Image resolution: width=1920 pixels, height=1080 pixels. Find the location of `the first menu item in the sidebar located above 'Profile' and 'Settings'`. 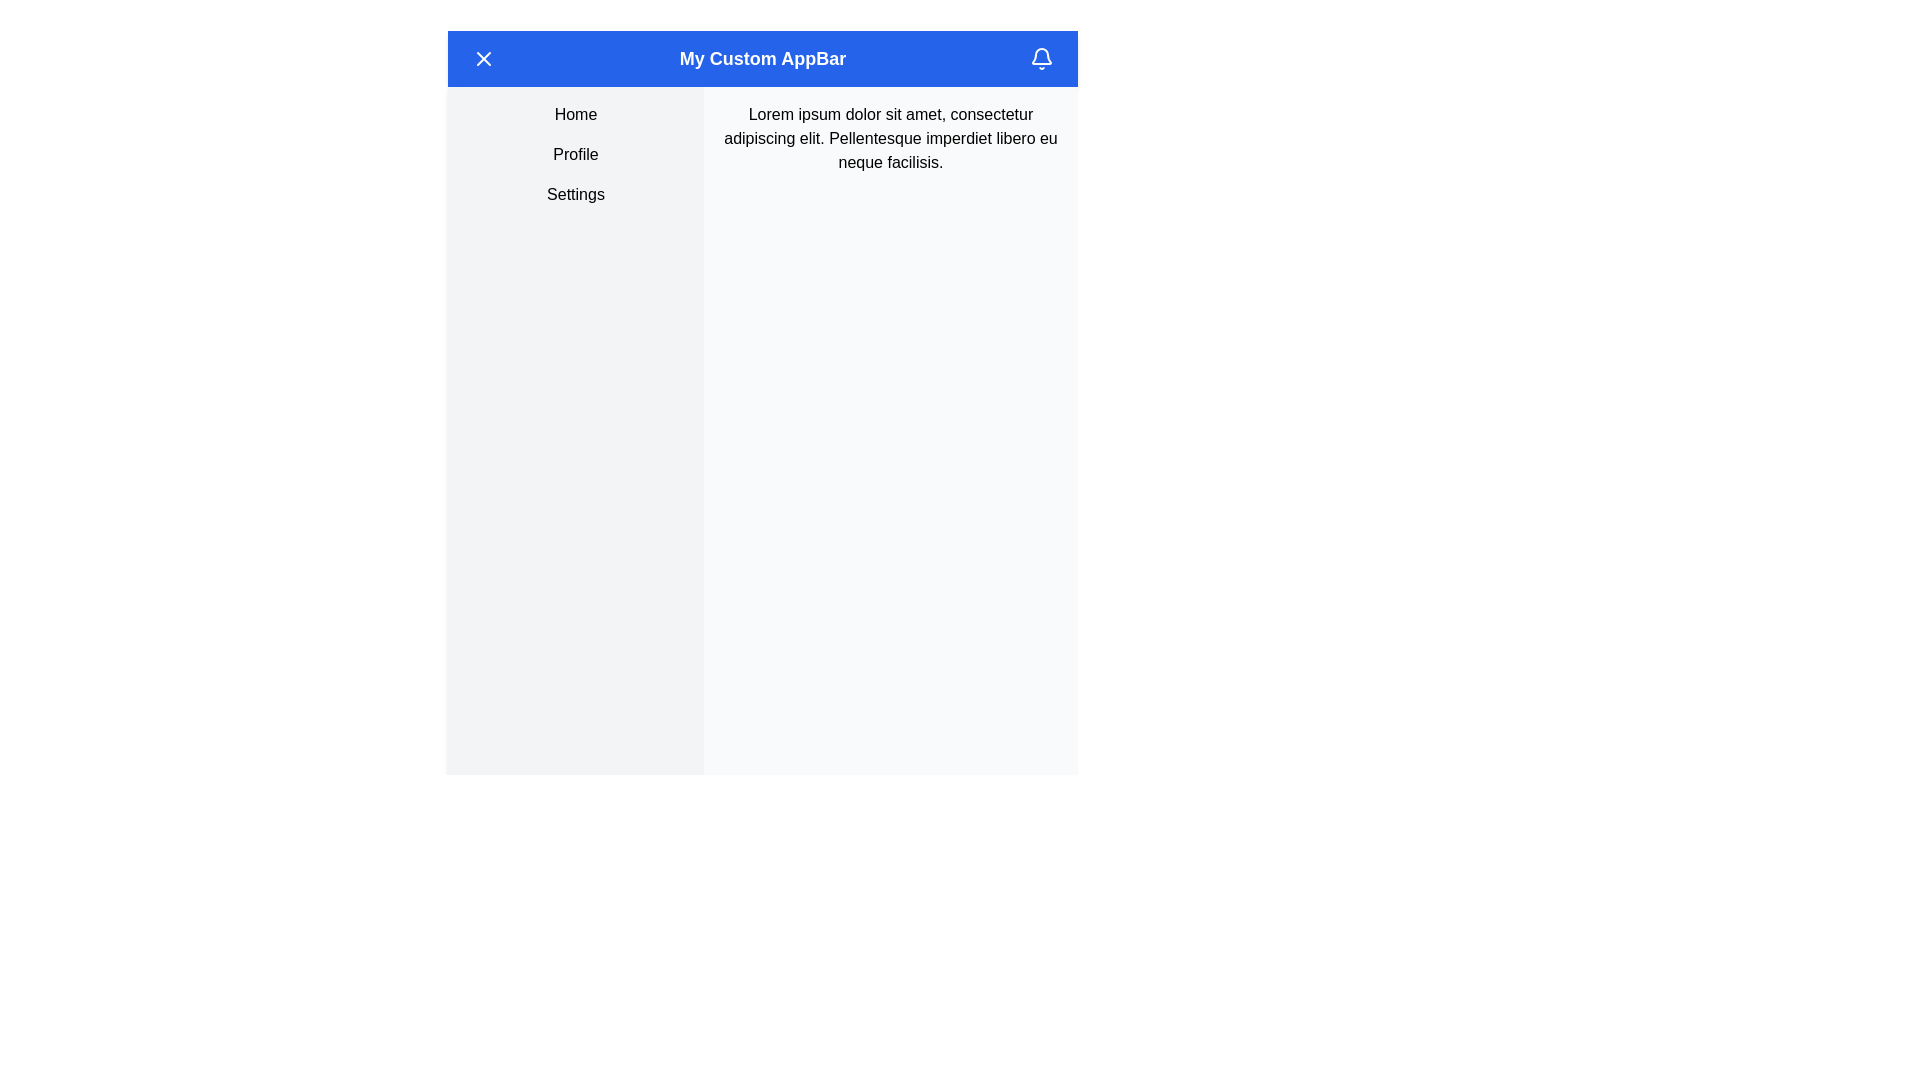

the first menu item in the sidebar located above 'Profile' and 'Settings' is located at coordinates (575, 115).